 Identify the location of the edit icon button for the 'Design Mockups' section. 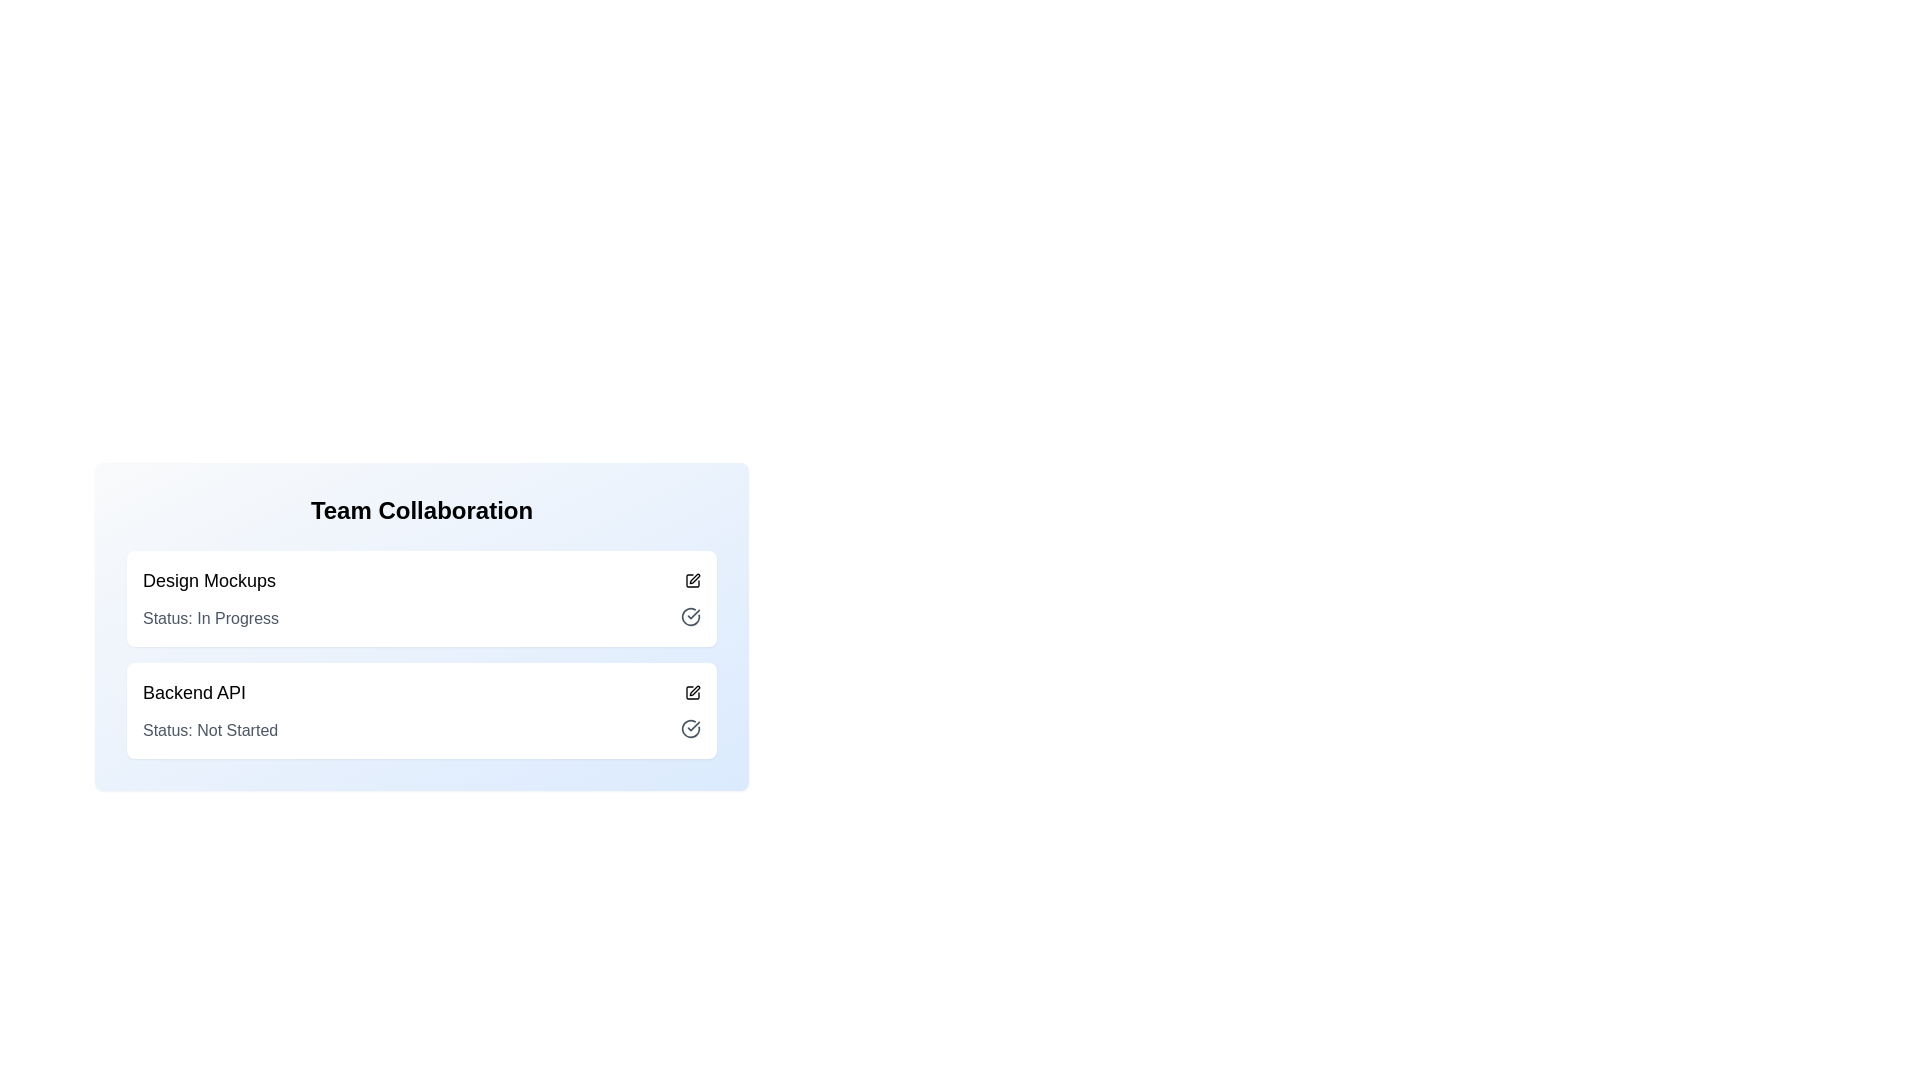
(692, 581).